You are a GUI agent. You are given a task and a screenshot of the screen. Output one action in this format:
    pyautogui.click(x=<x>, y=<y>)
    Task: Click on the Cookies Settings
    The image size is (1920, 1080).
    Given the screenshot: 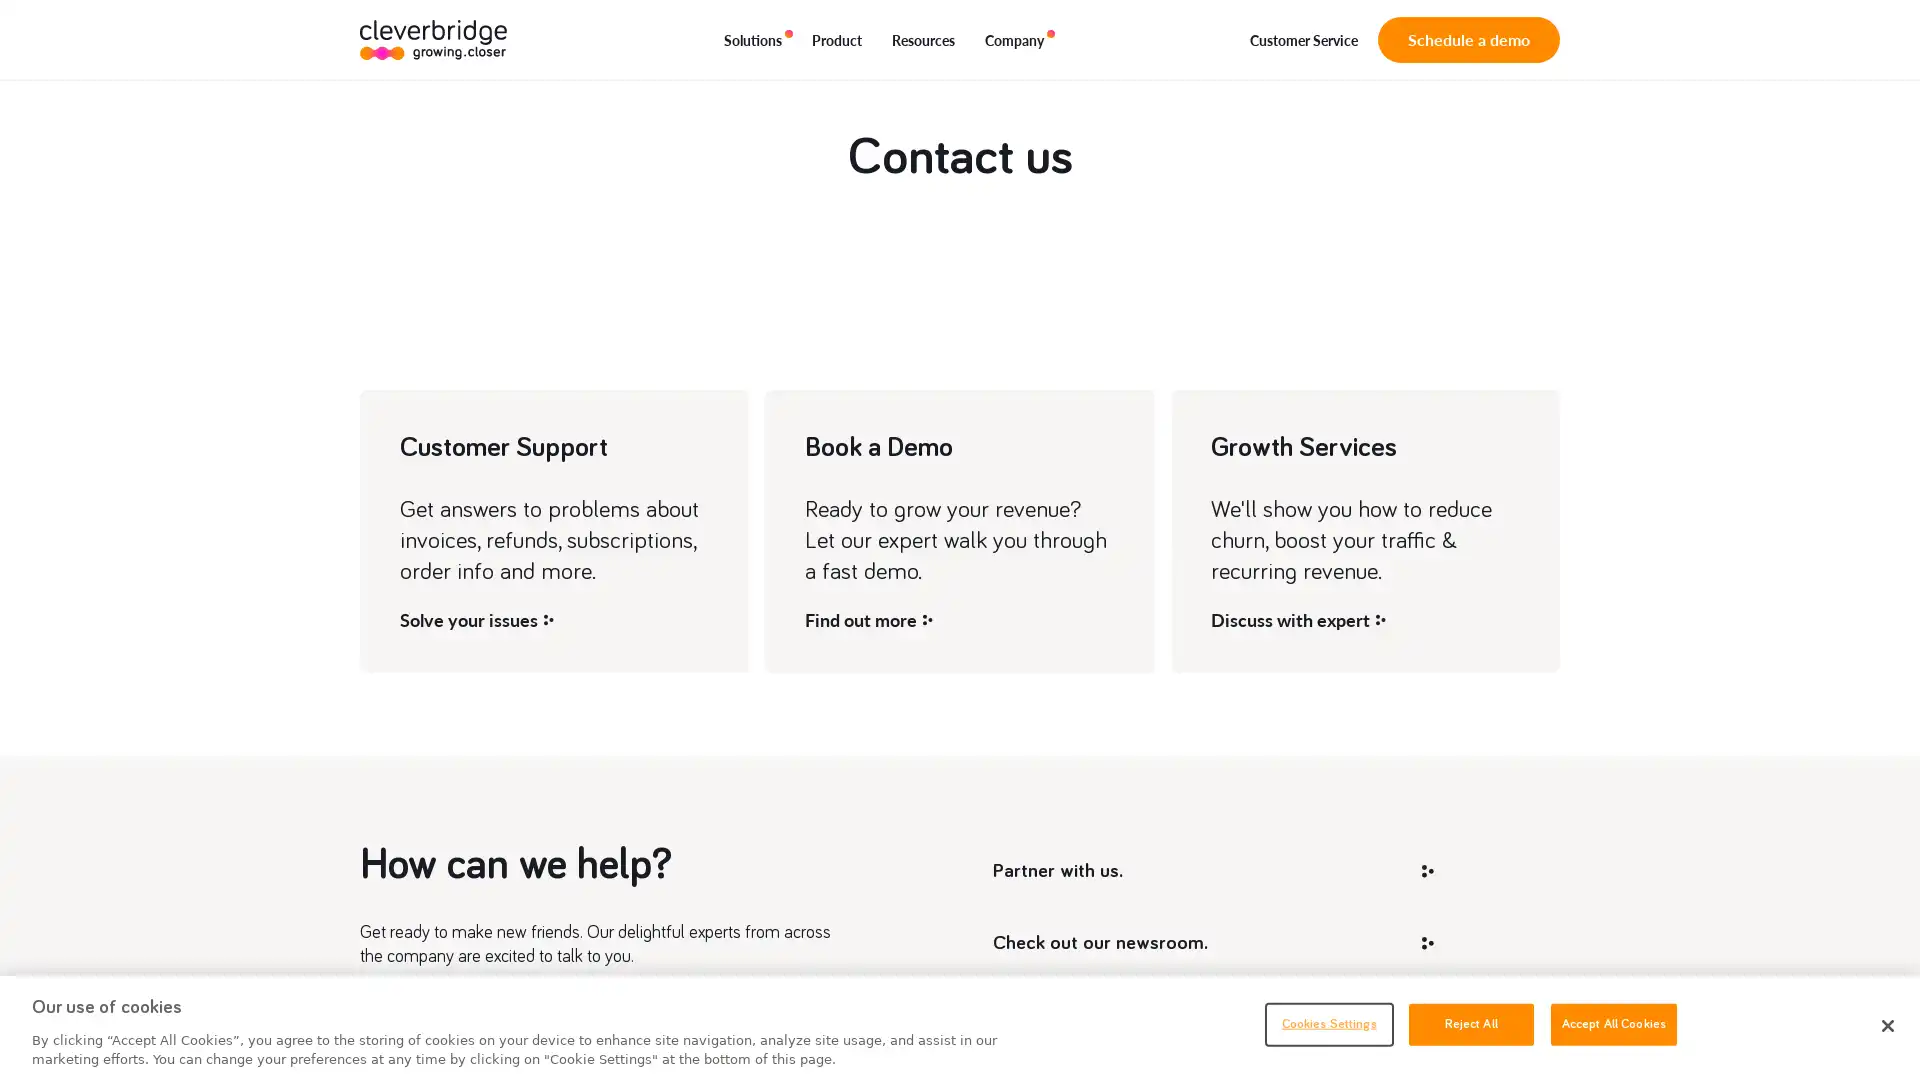 What is the action you would take?
    pyautogui.click(x=1328, y=1023)
    